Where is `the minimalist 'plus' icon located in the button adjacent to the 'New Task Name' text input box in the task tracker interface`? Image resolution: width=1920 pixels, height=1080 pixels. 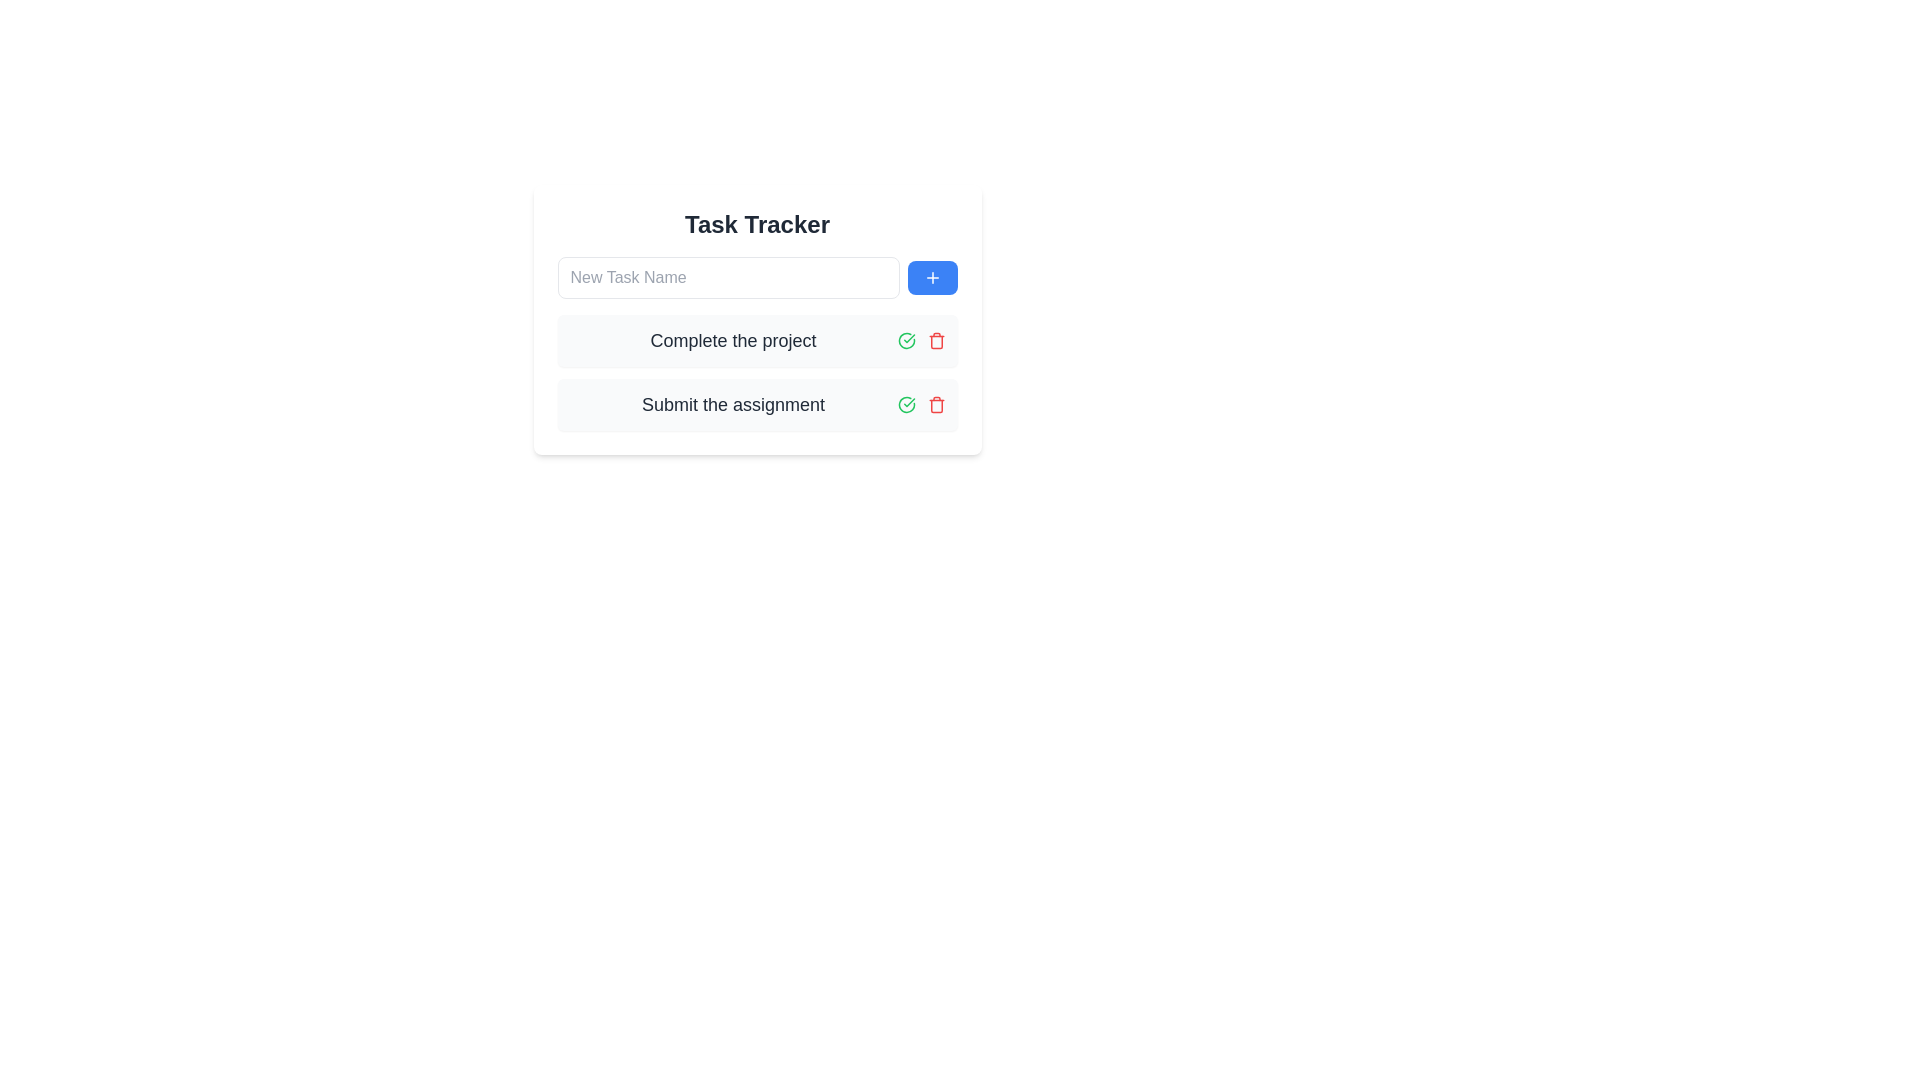
the minimalist 'plus' icon located in the button adjacent to the 'New Task Name' text input box in the task tracker interface is located at coordinates (931, 277).